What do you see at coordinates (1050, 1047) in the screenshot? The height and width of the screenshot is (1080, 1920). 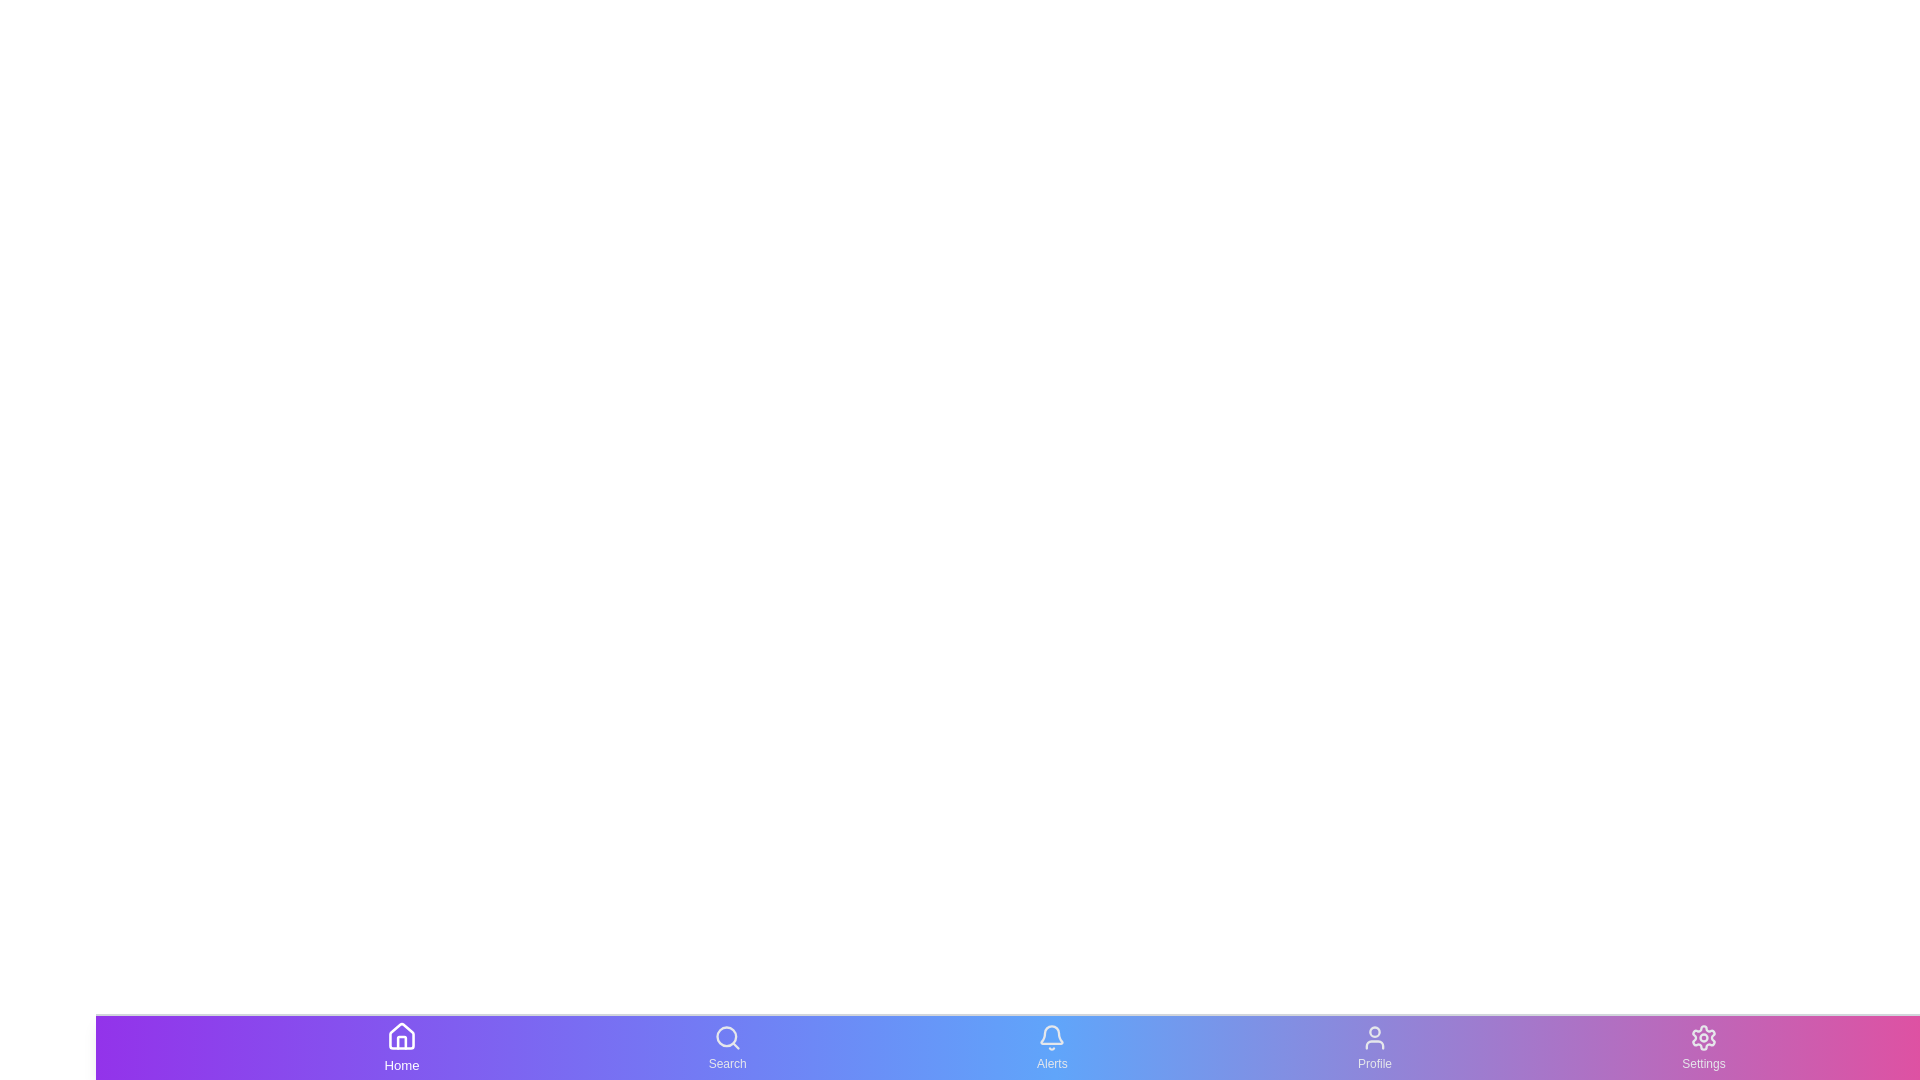 I see `the Alerts icon to preview its hover effect` at bounding box center [1050, 1047].